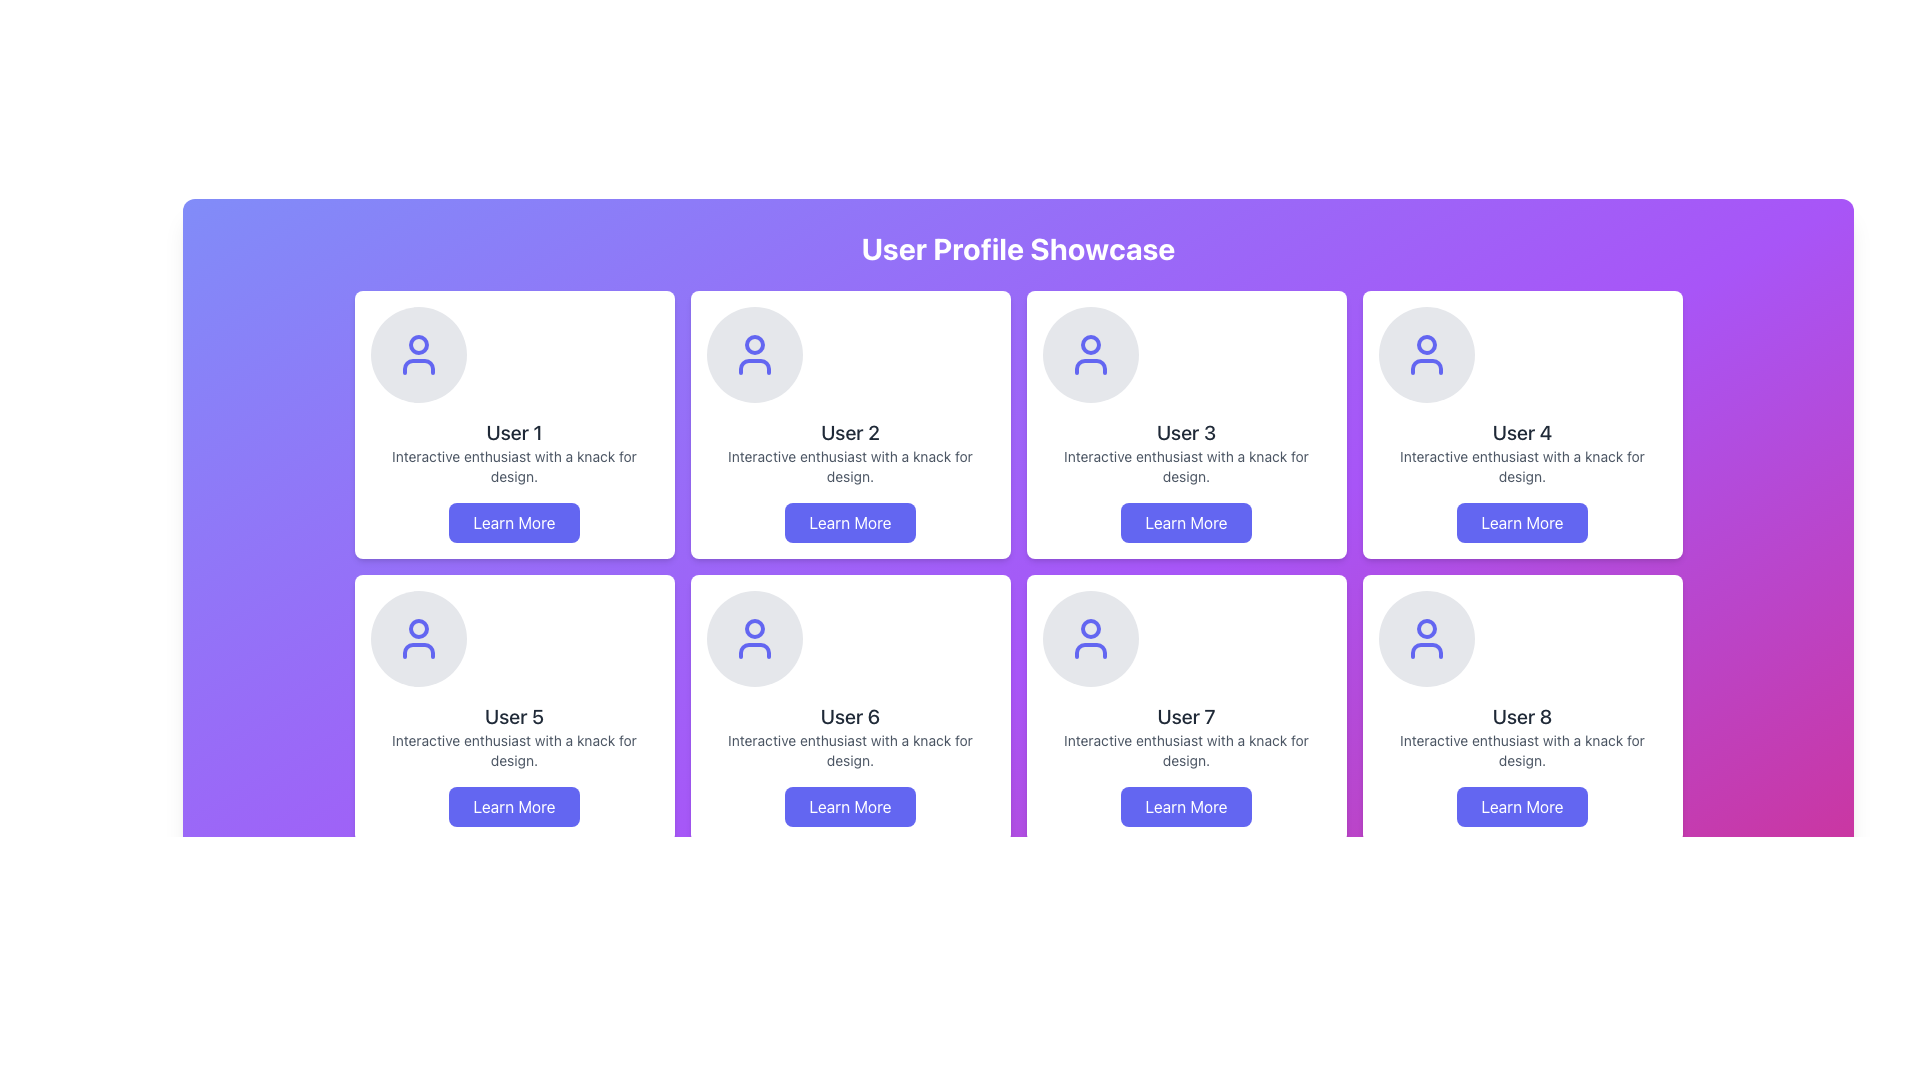 Image resolution: width=1920 pixels, height=1080 pixels. What do you see at coordinates (1521, 805) in the screenshot?
I see `the button located at the bottom-right corner of the 'User 8' profile card to observe the hover effects` at bounding box center [1521, 805].